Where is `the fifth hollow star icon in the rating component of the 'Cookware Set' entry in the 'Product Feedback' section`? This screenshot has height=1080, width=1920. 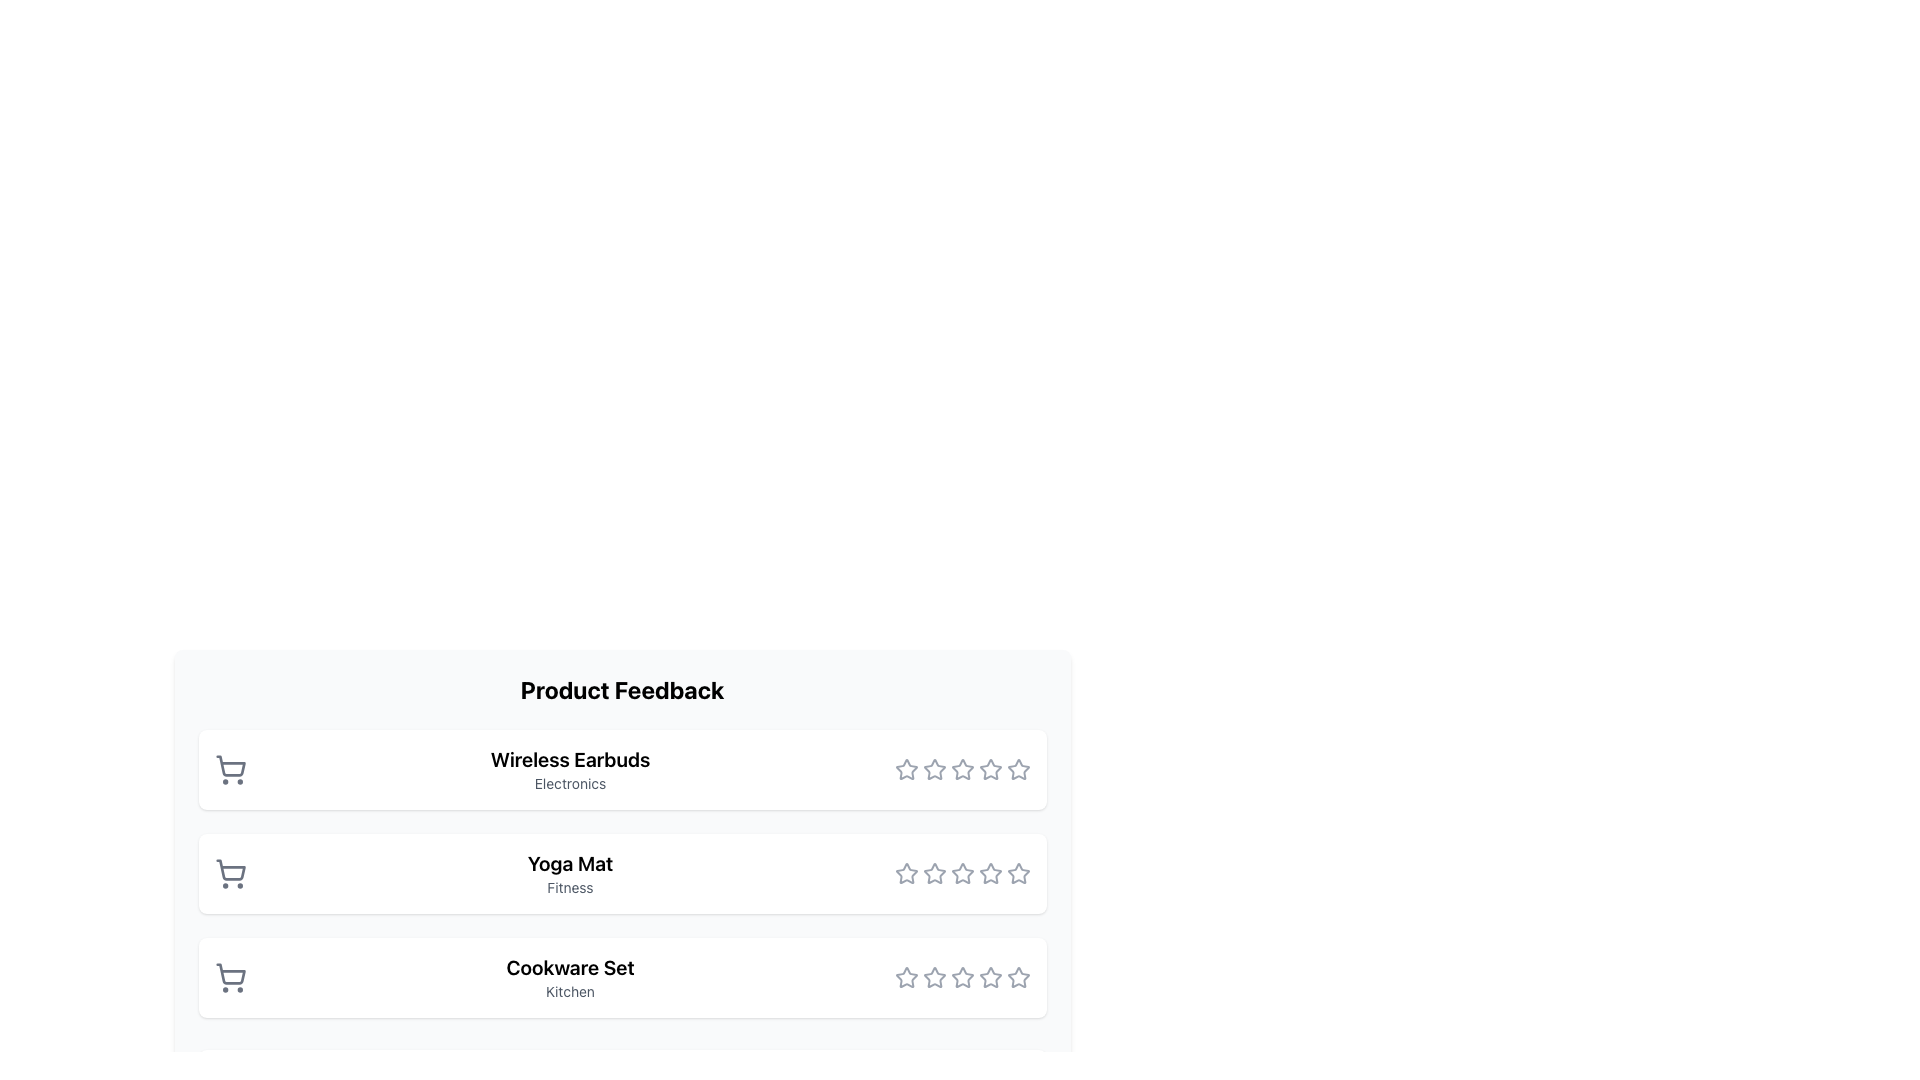
the fifth hollow star icon in the rating component of the 'Cookware Set' entry in the 'Product Feedback' section is located at coordinates (962, 977).